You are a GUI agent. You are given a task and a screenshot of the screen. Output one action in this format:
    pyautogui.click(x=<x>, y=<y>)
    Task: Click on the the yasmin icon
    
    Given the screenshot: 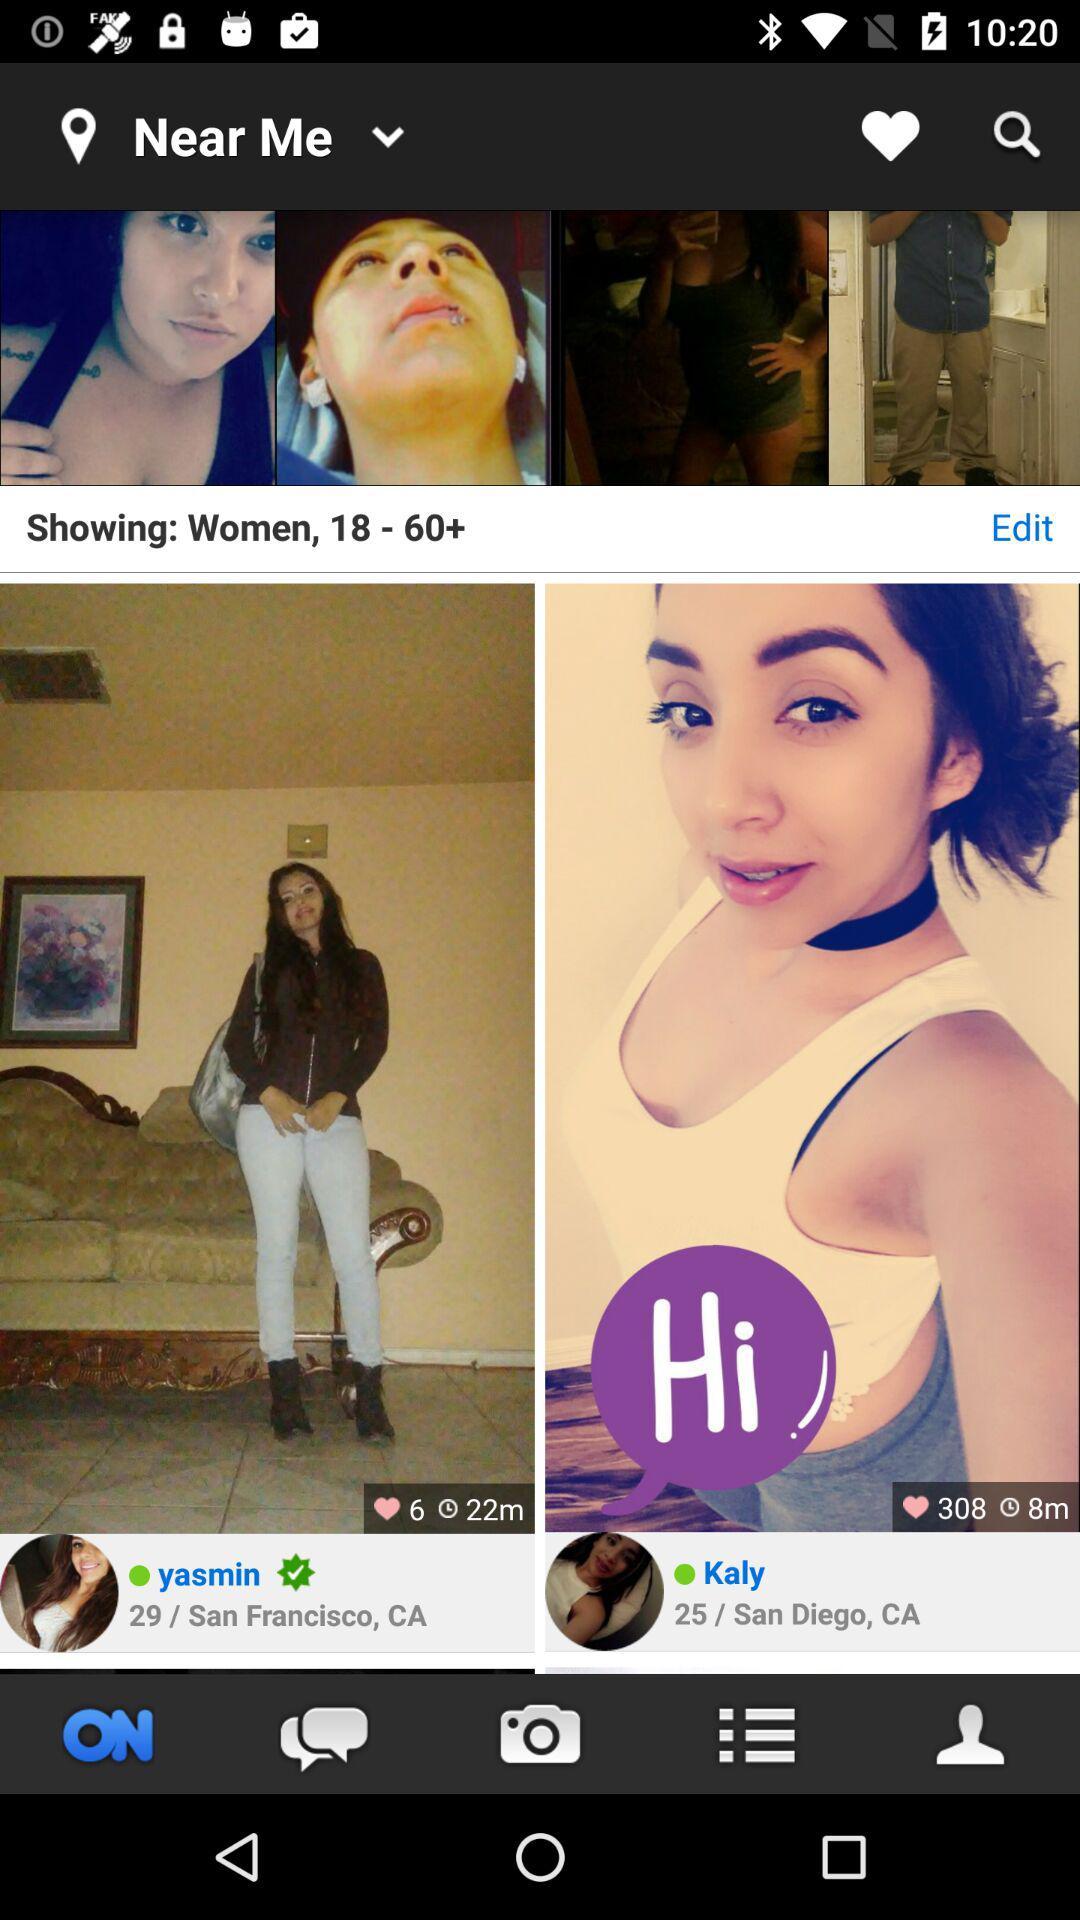 What is the action you would take?
    pyautogui.click(x=209, y=1572)
    